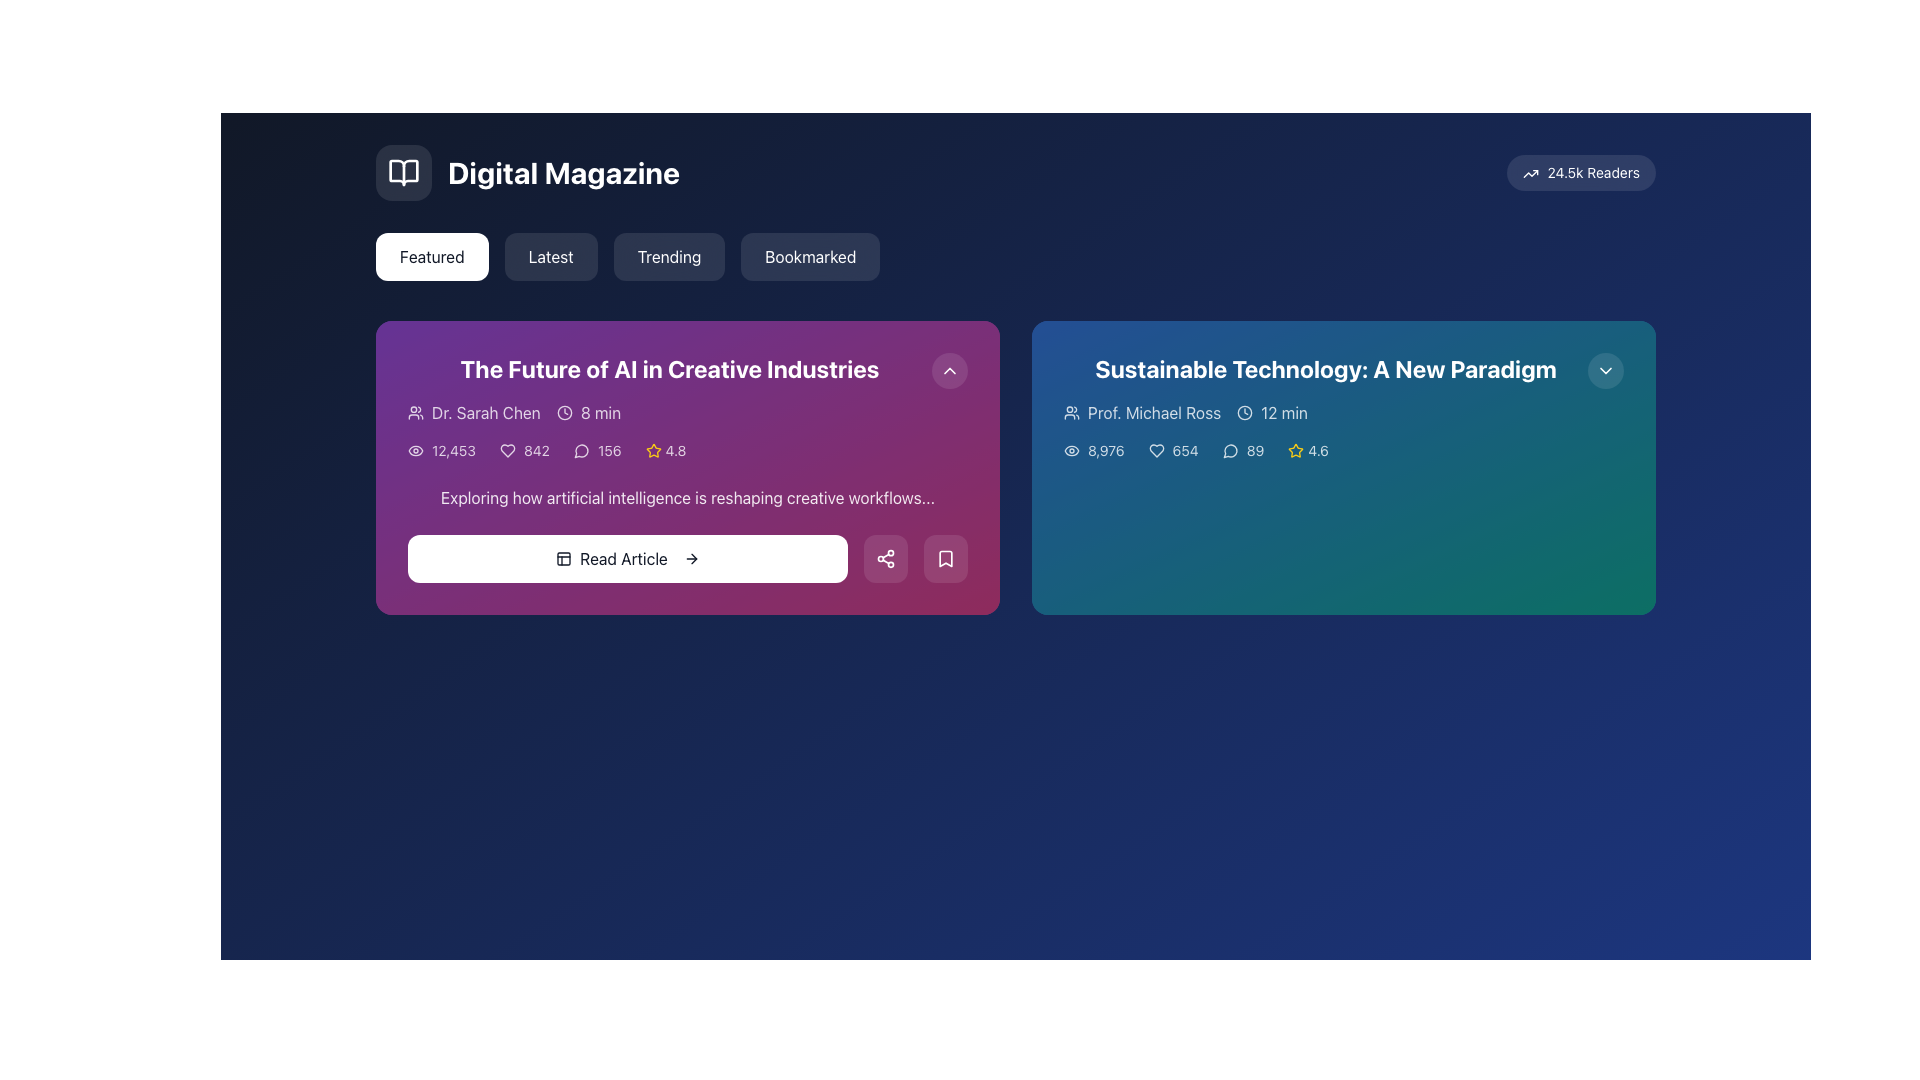  What do you see at coordinates (1070, 451) in the screenshot?
I see `the eye icon that represents views, located adjacent to the text '8,976', which signifies the number of views` at bounding box center [1070, 451].